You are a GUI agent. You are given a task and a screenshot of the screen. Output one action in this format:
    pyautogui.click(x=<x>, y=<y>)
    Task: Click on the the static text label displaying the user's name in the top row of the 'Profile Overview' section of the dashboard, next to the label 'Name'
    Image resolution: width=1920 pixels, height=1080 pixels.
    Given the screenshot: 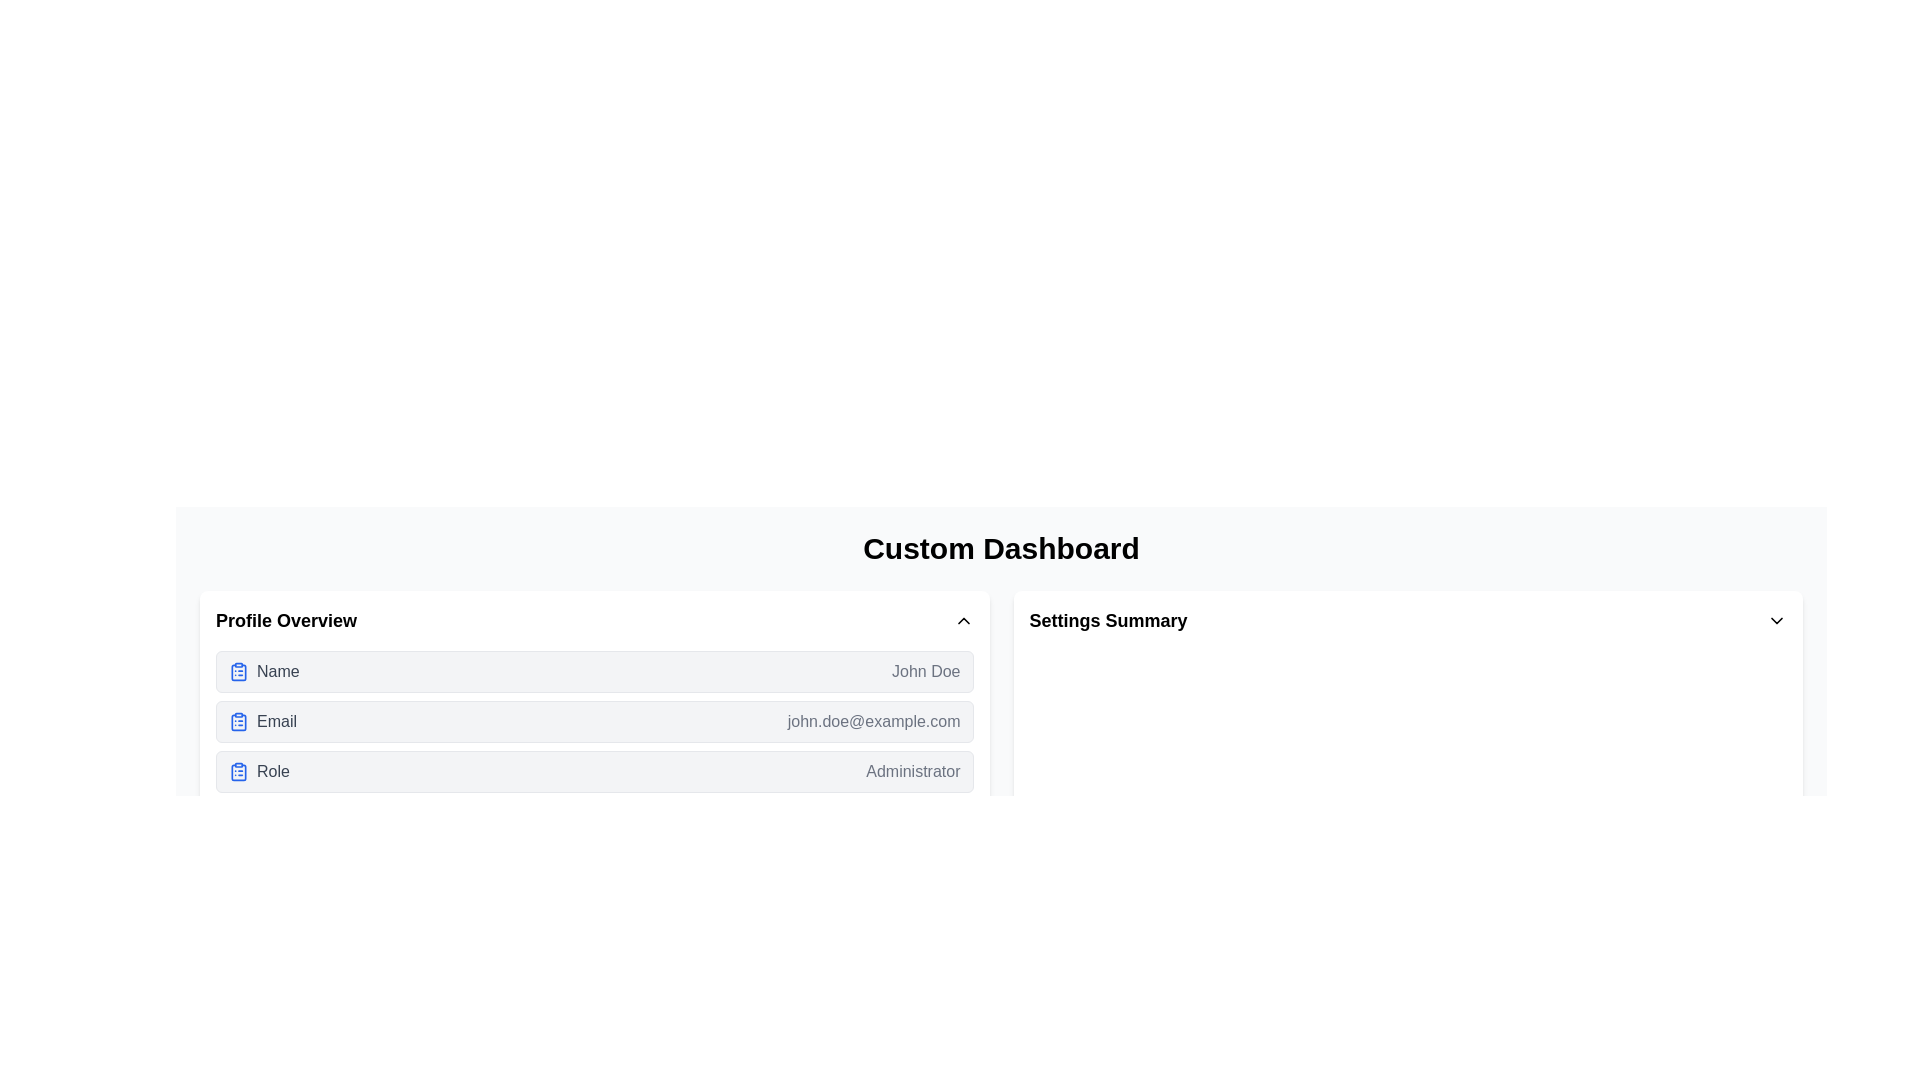 What is the action you would take?
    pyautogui.click(x=925, y=671)
    